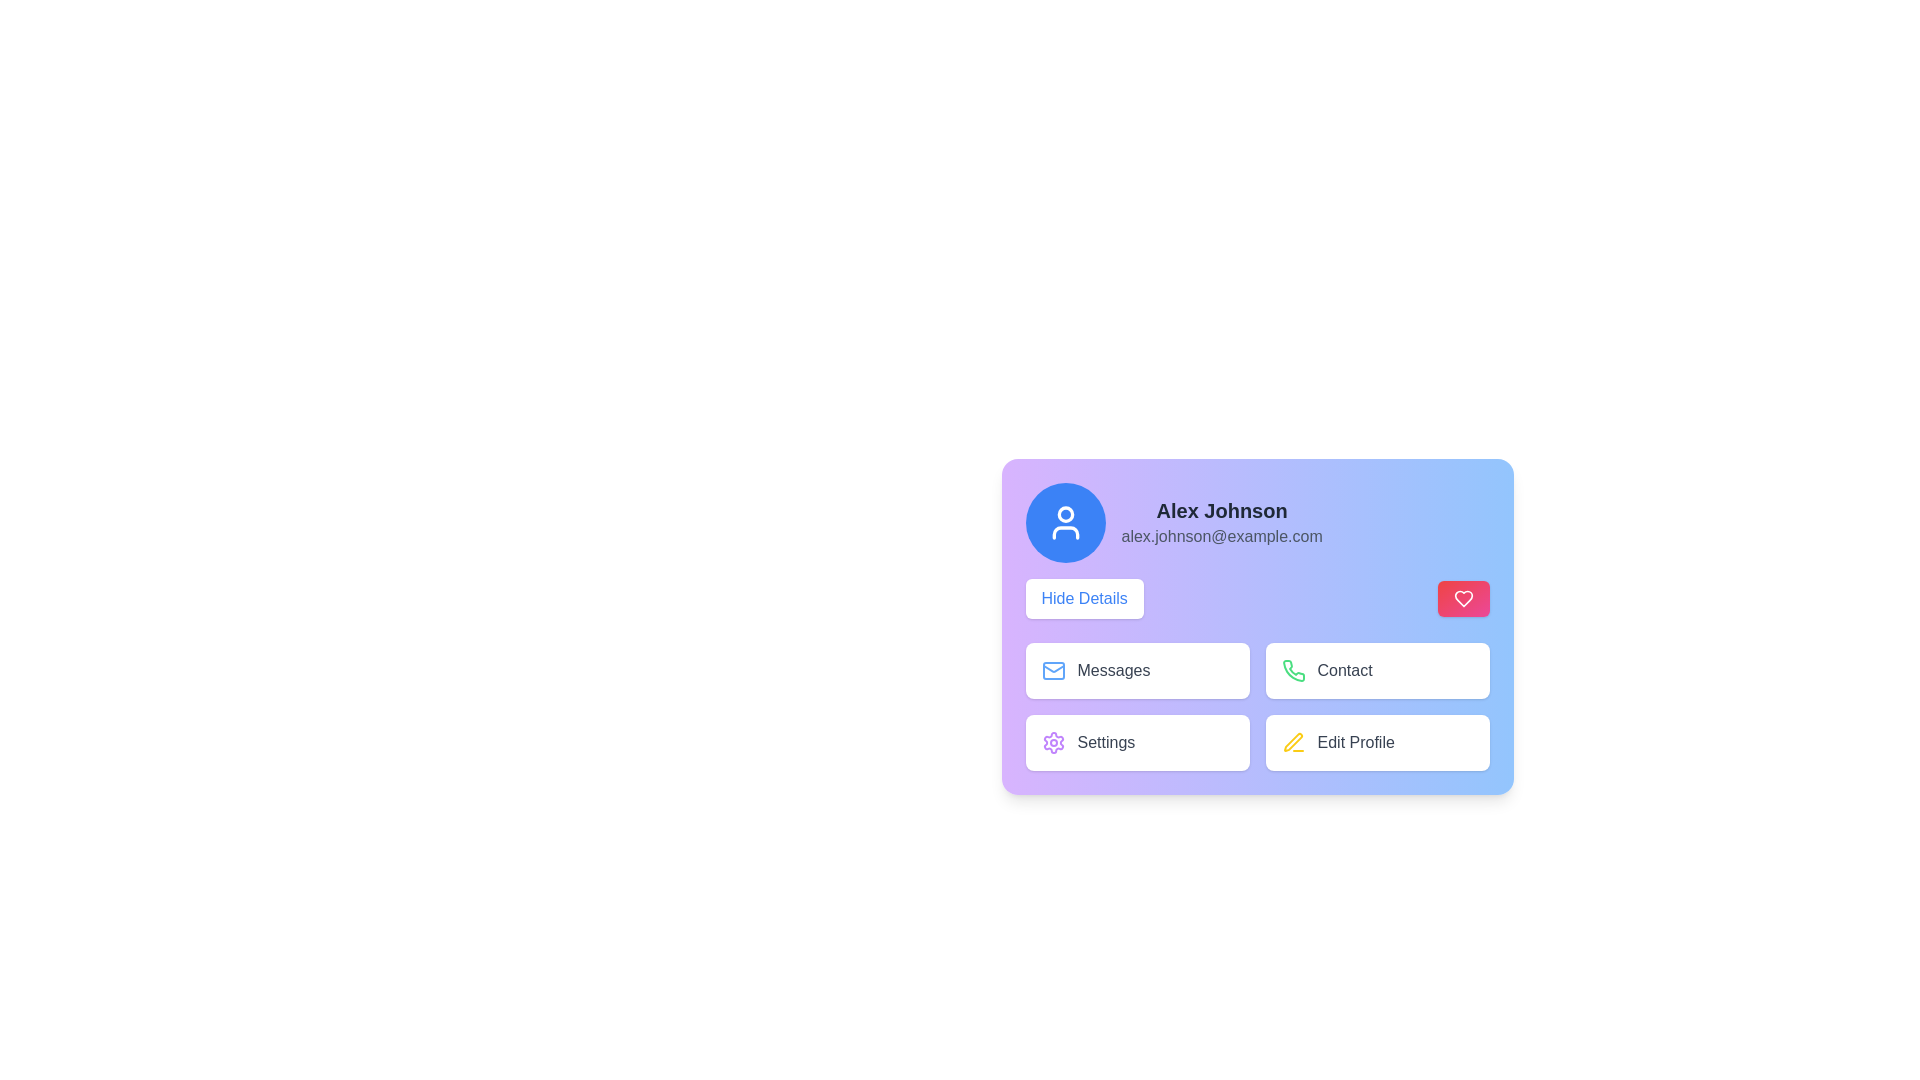  I want to click on the navigational button for messages, which is the first item in the grid layout and located above the 'Settings' button, so click(1137, 671).